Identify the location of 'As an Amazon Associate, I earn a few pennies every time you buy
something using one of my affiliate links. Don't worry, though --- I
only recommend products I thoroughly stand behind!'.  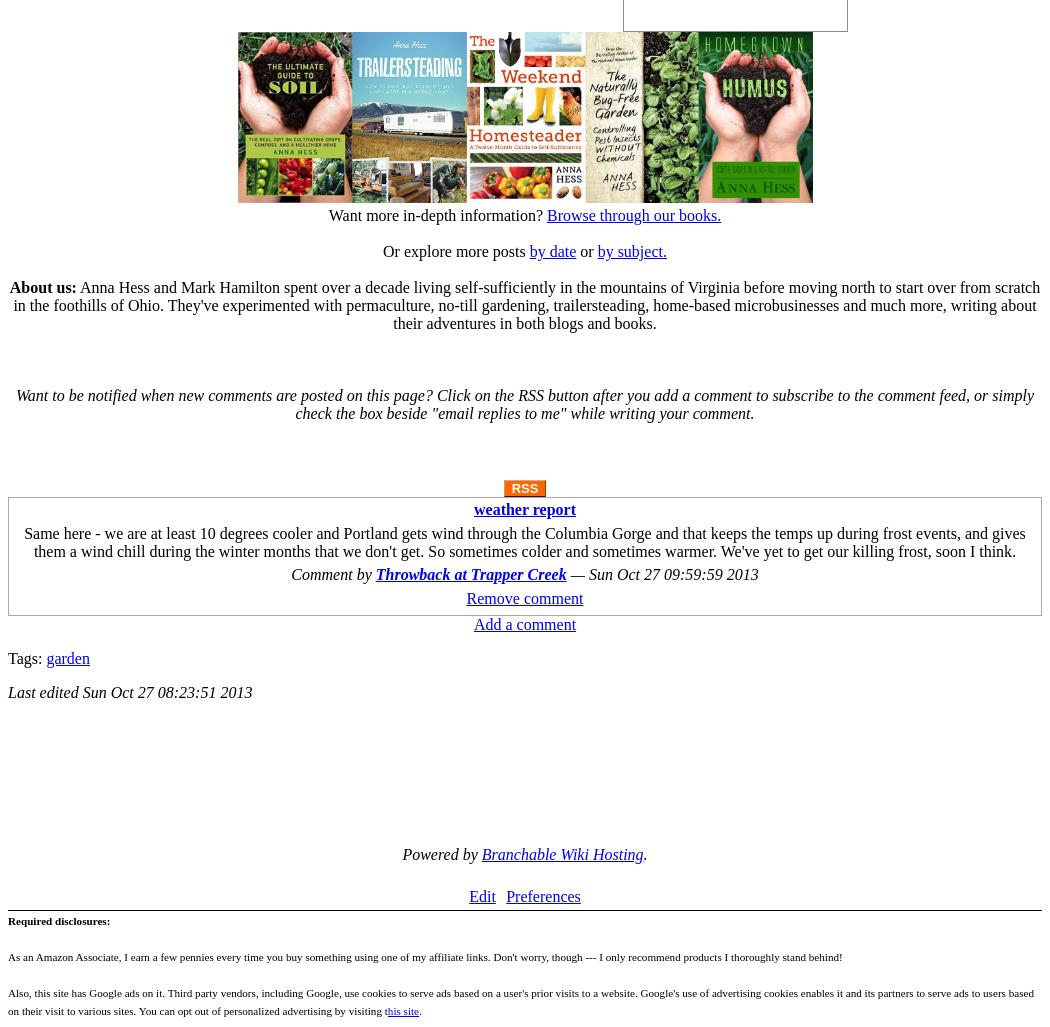
(7, 956).